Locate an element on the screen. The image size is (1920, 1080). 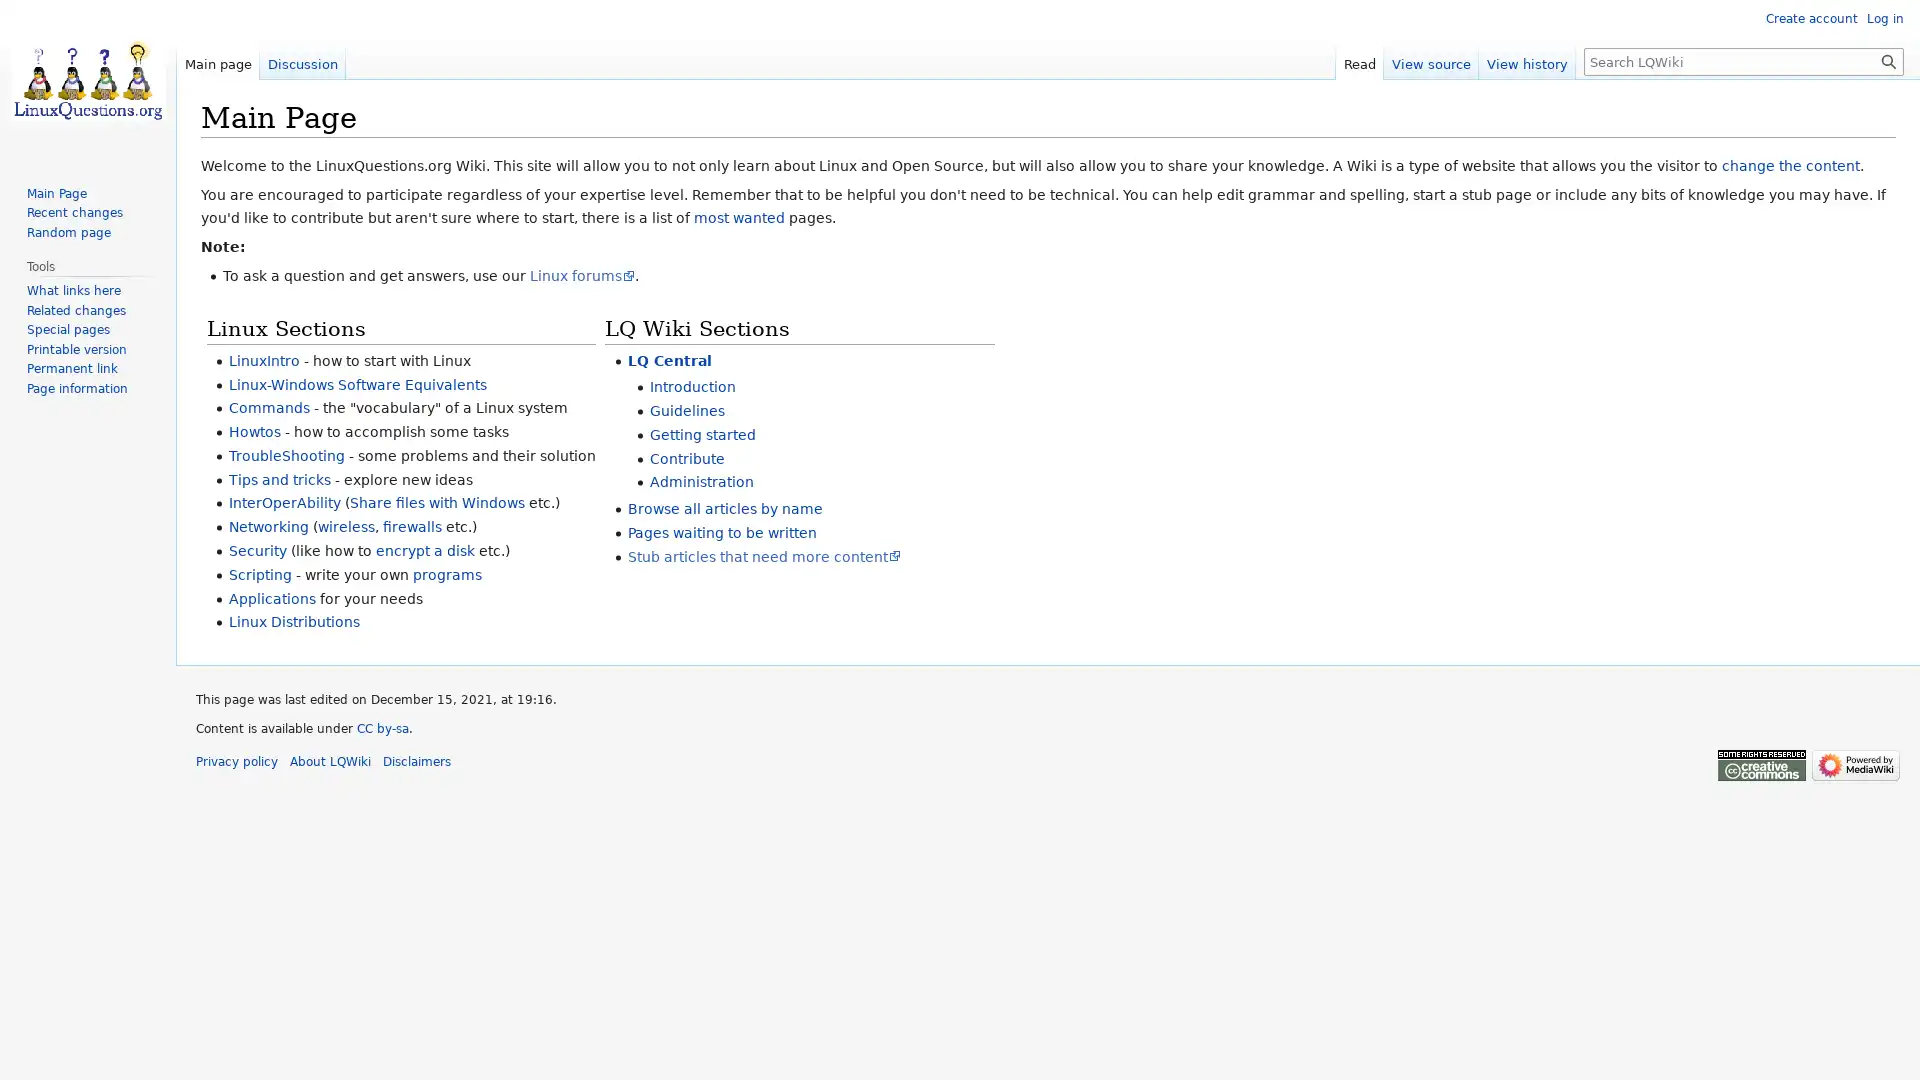
Search is located at coordinates (1888, 60).